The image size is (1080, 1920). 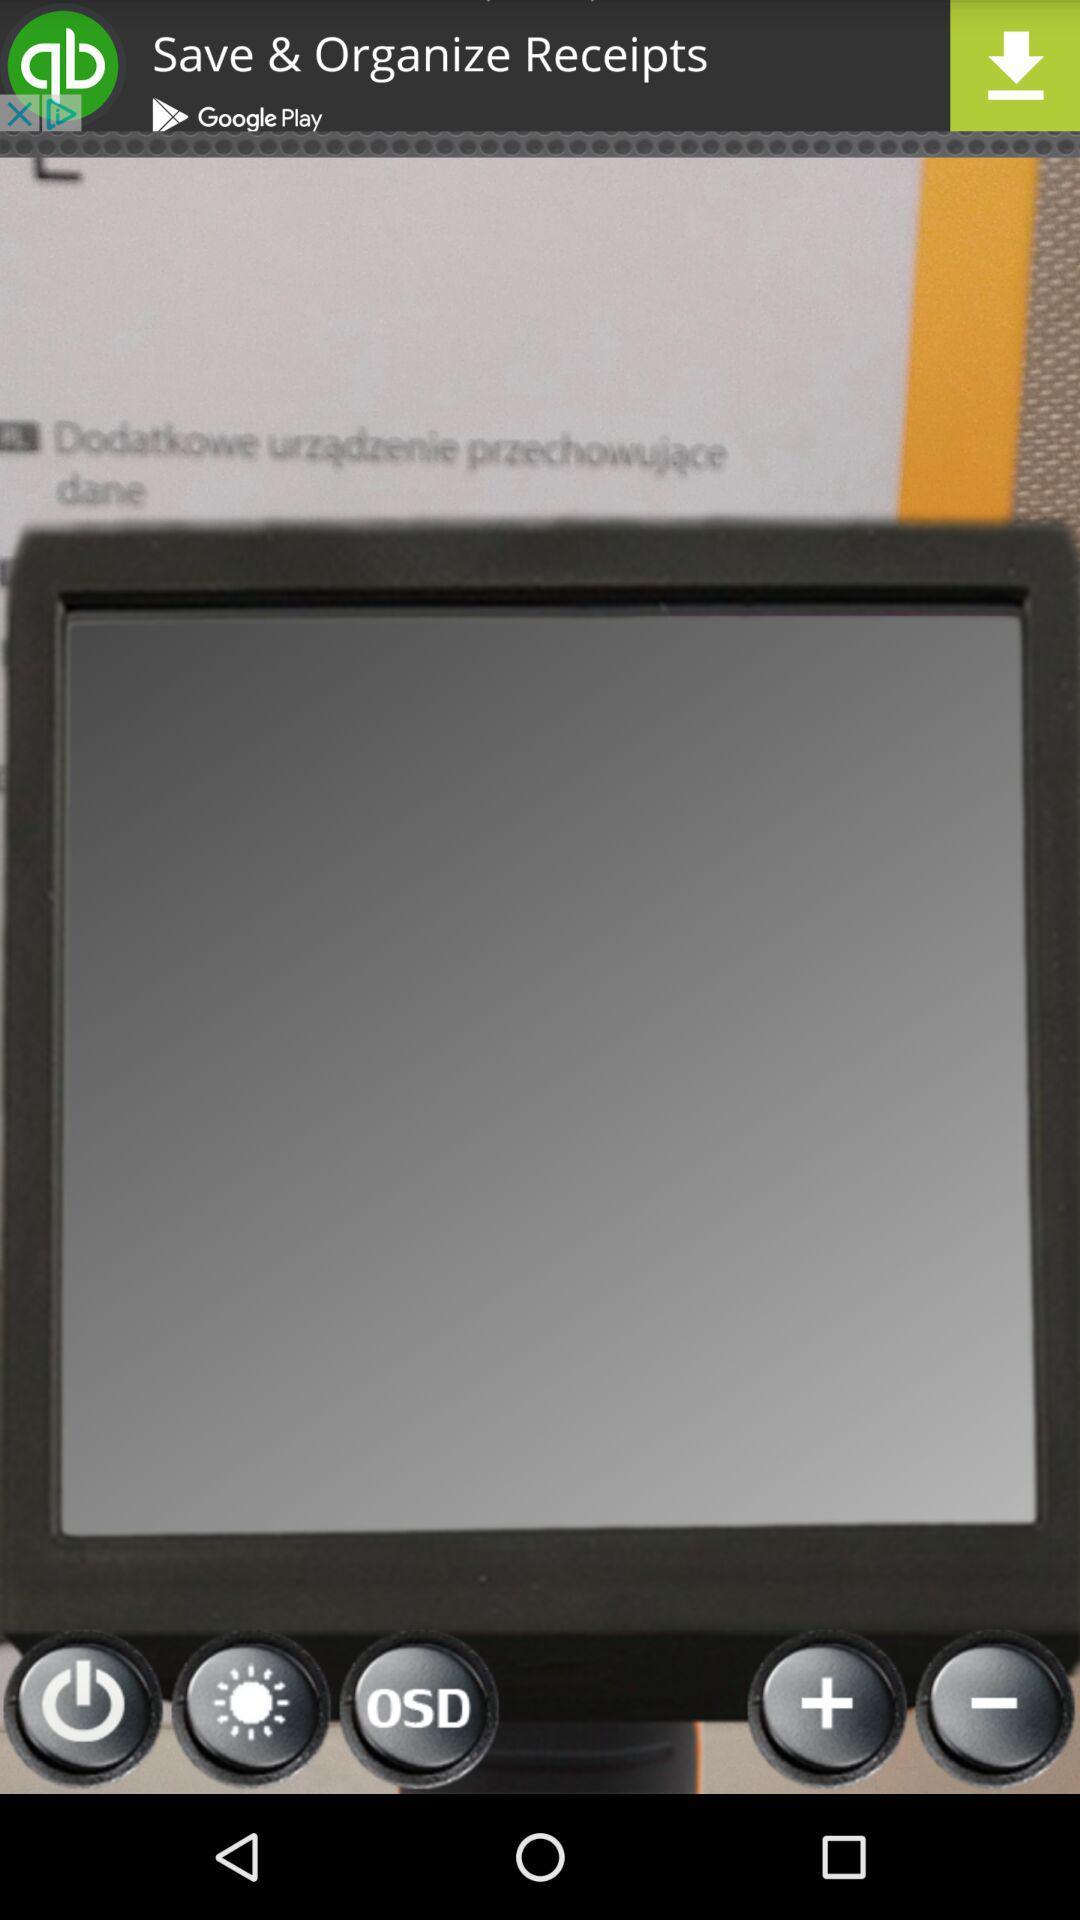 I want to click on change brightness, so click(x=250, y=1708).